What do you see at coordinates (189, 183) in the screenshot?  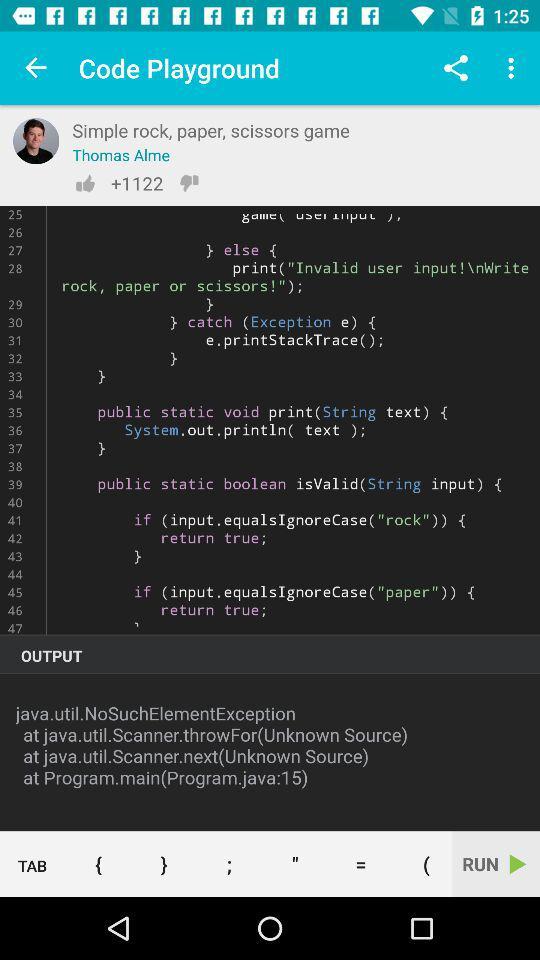 I see `dislike option` at bounding box center [189, 183].